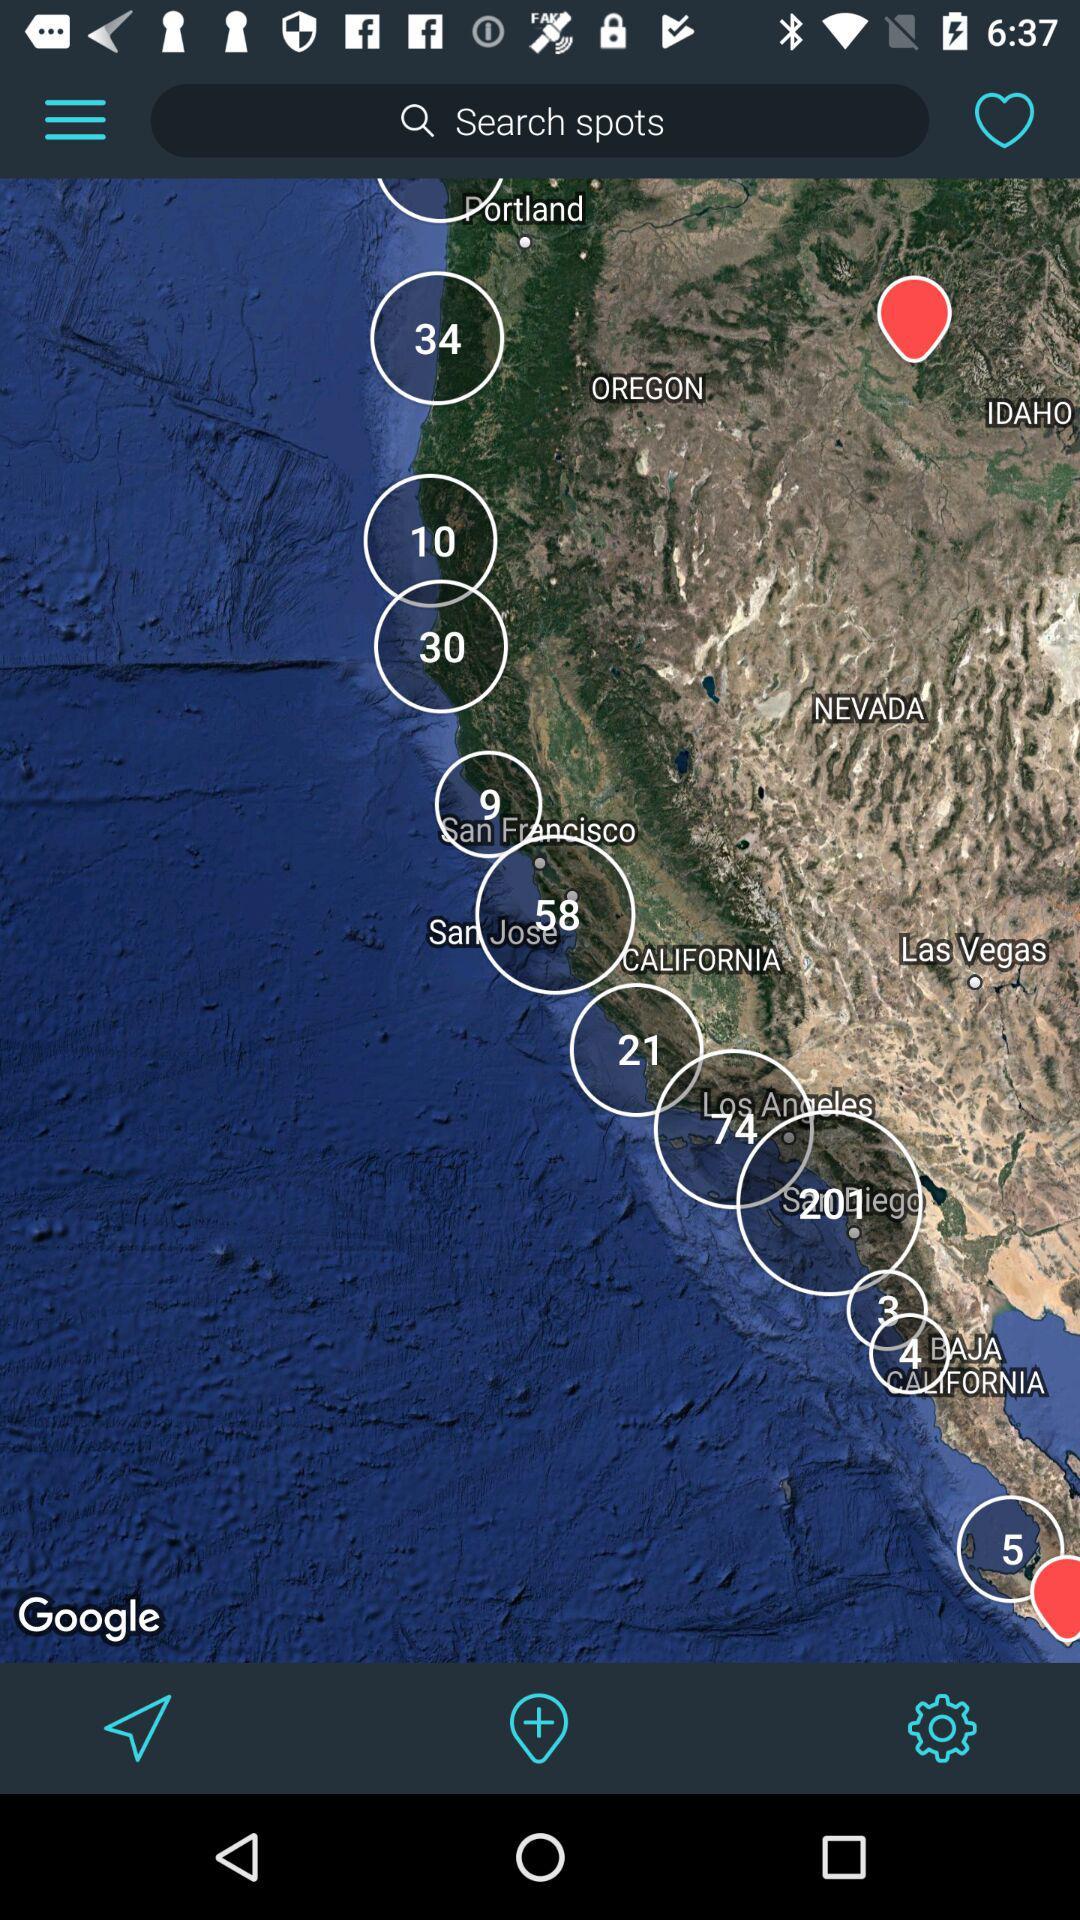 The height and width of the screenshot is (1920, 1080). I want to click on the favorite icon, so click(1004, 119).